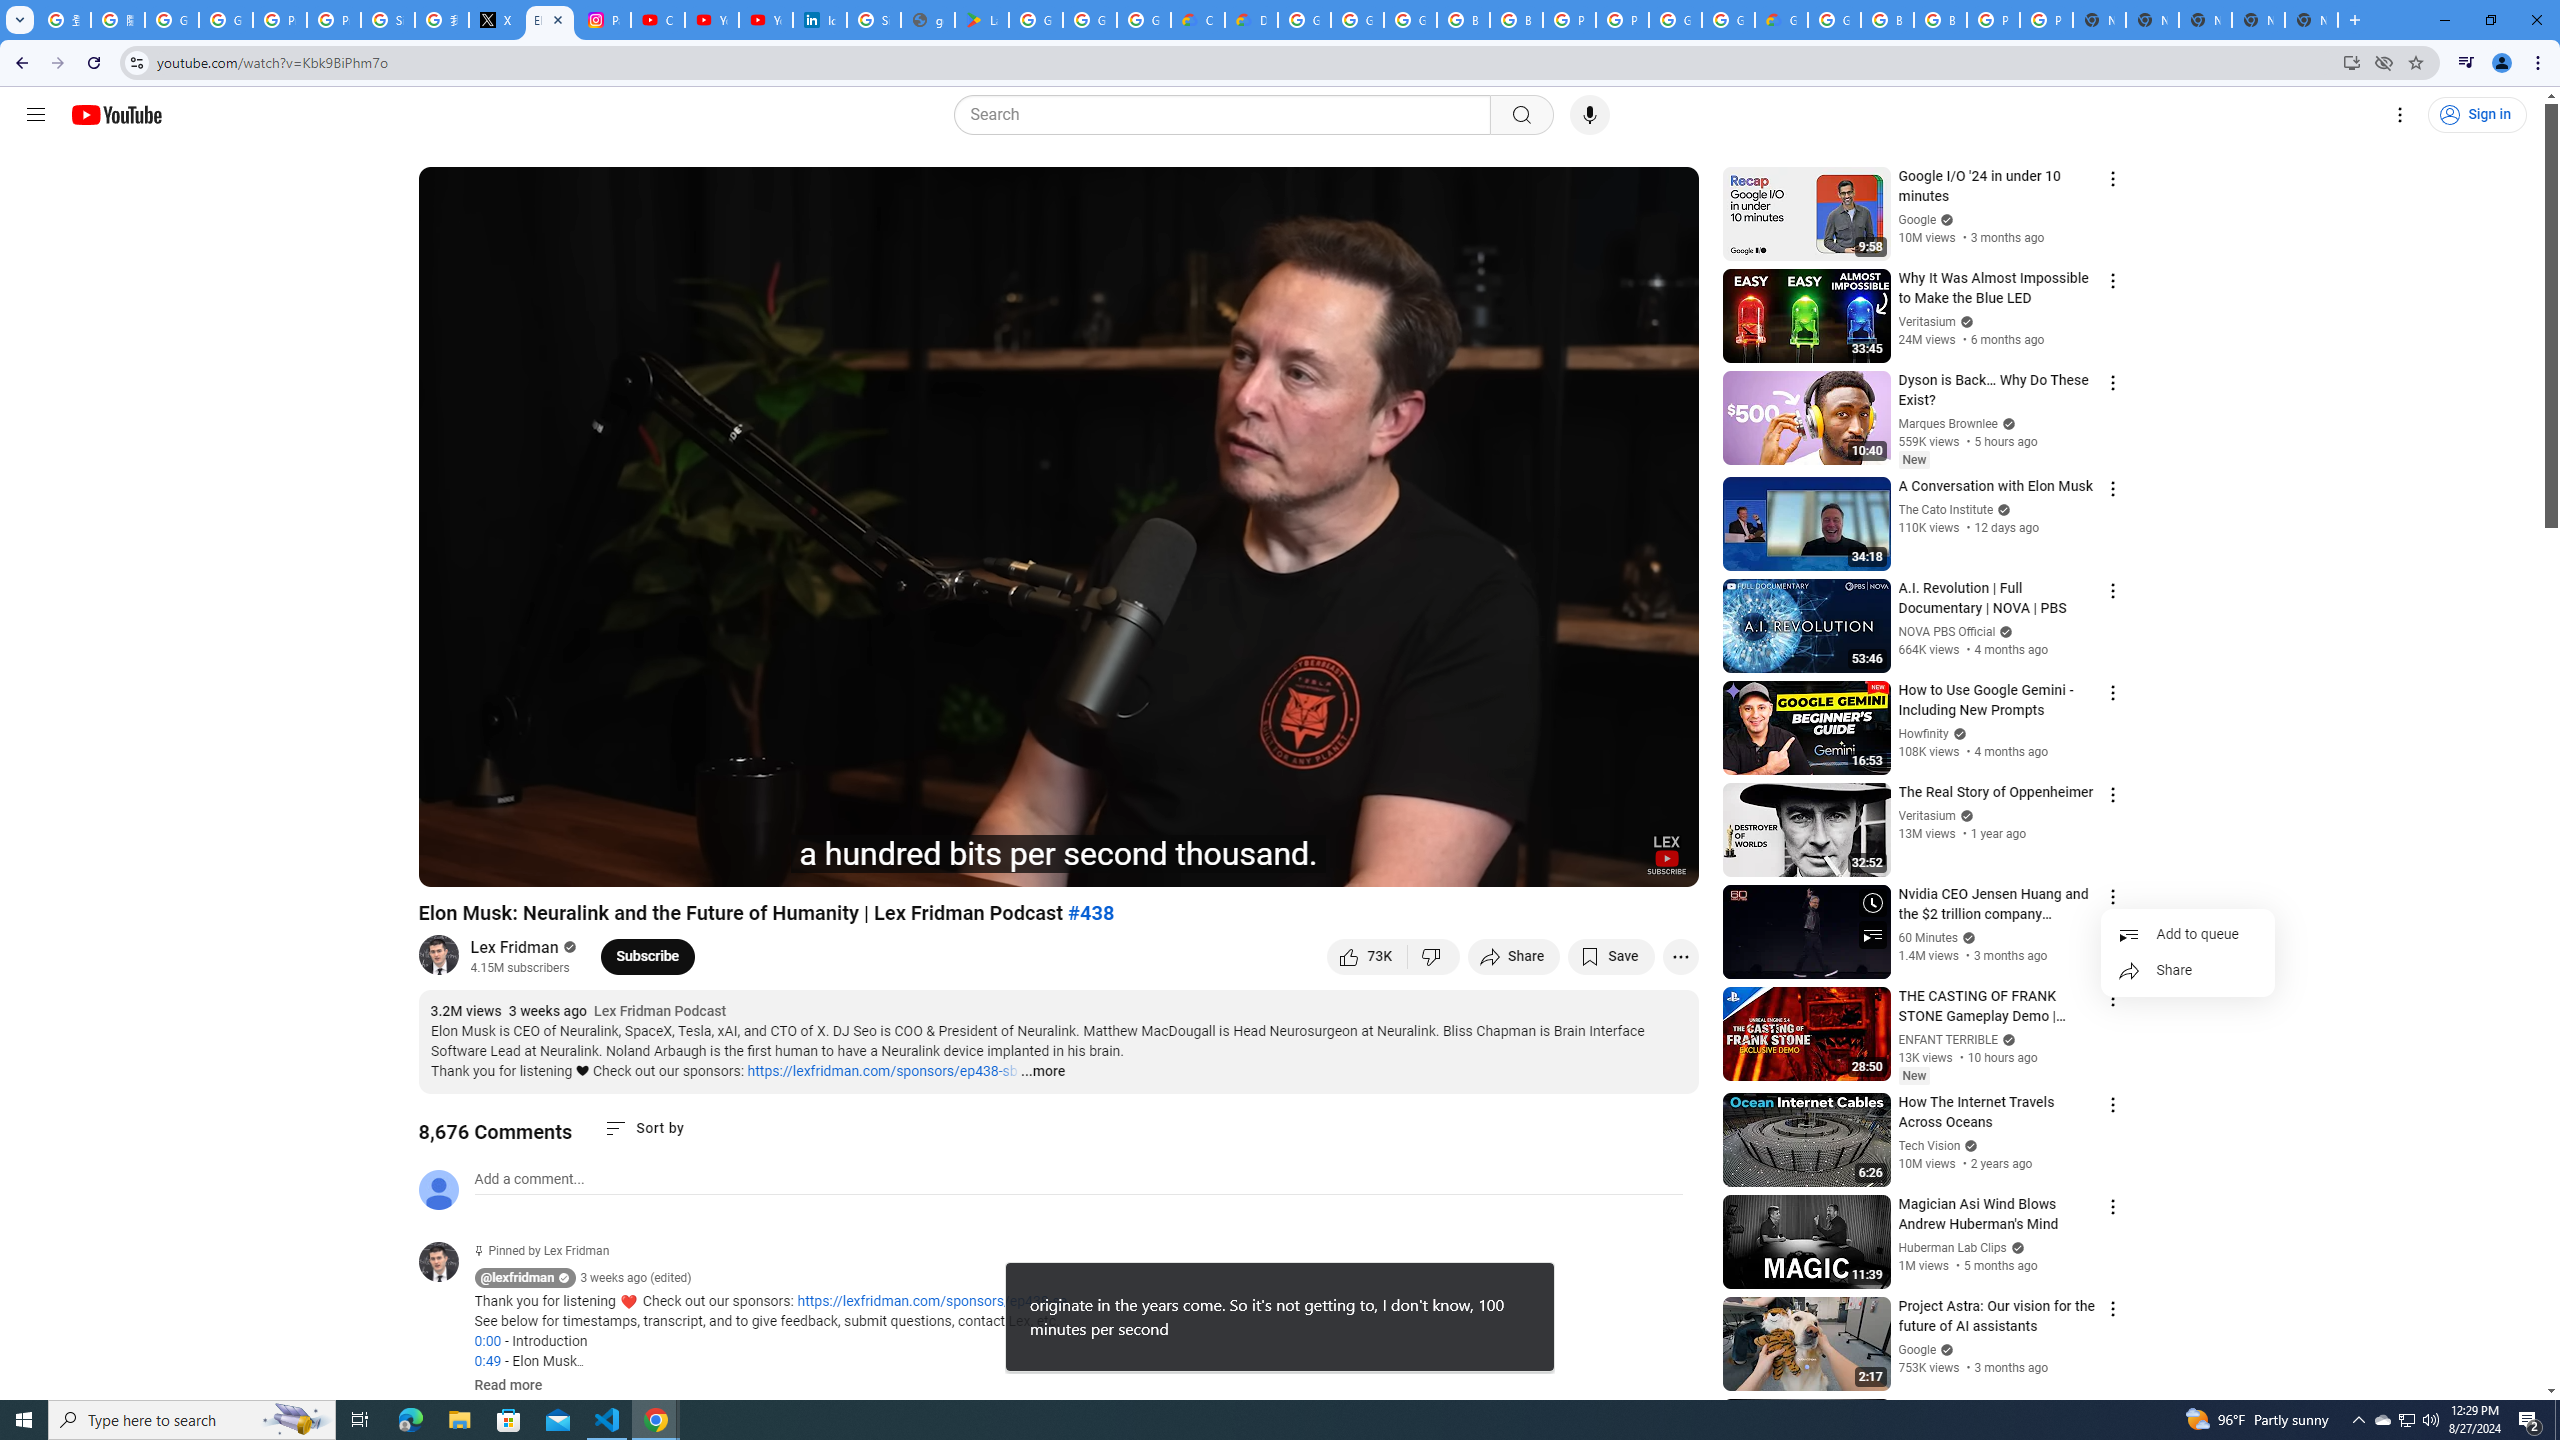  What do you see at coordinates (1679, 955) in the screenshot?
I see `'More actions'` at bounding box center [1679, 955].